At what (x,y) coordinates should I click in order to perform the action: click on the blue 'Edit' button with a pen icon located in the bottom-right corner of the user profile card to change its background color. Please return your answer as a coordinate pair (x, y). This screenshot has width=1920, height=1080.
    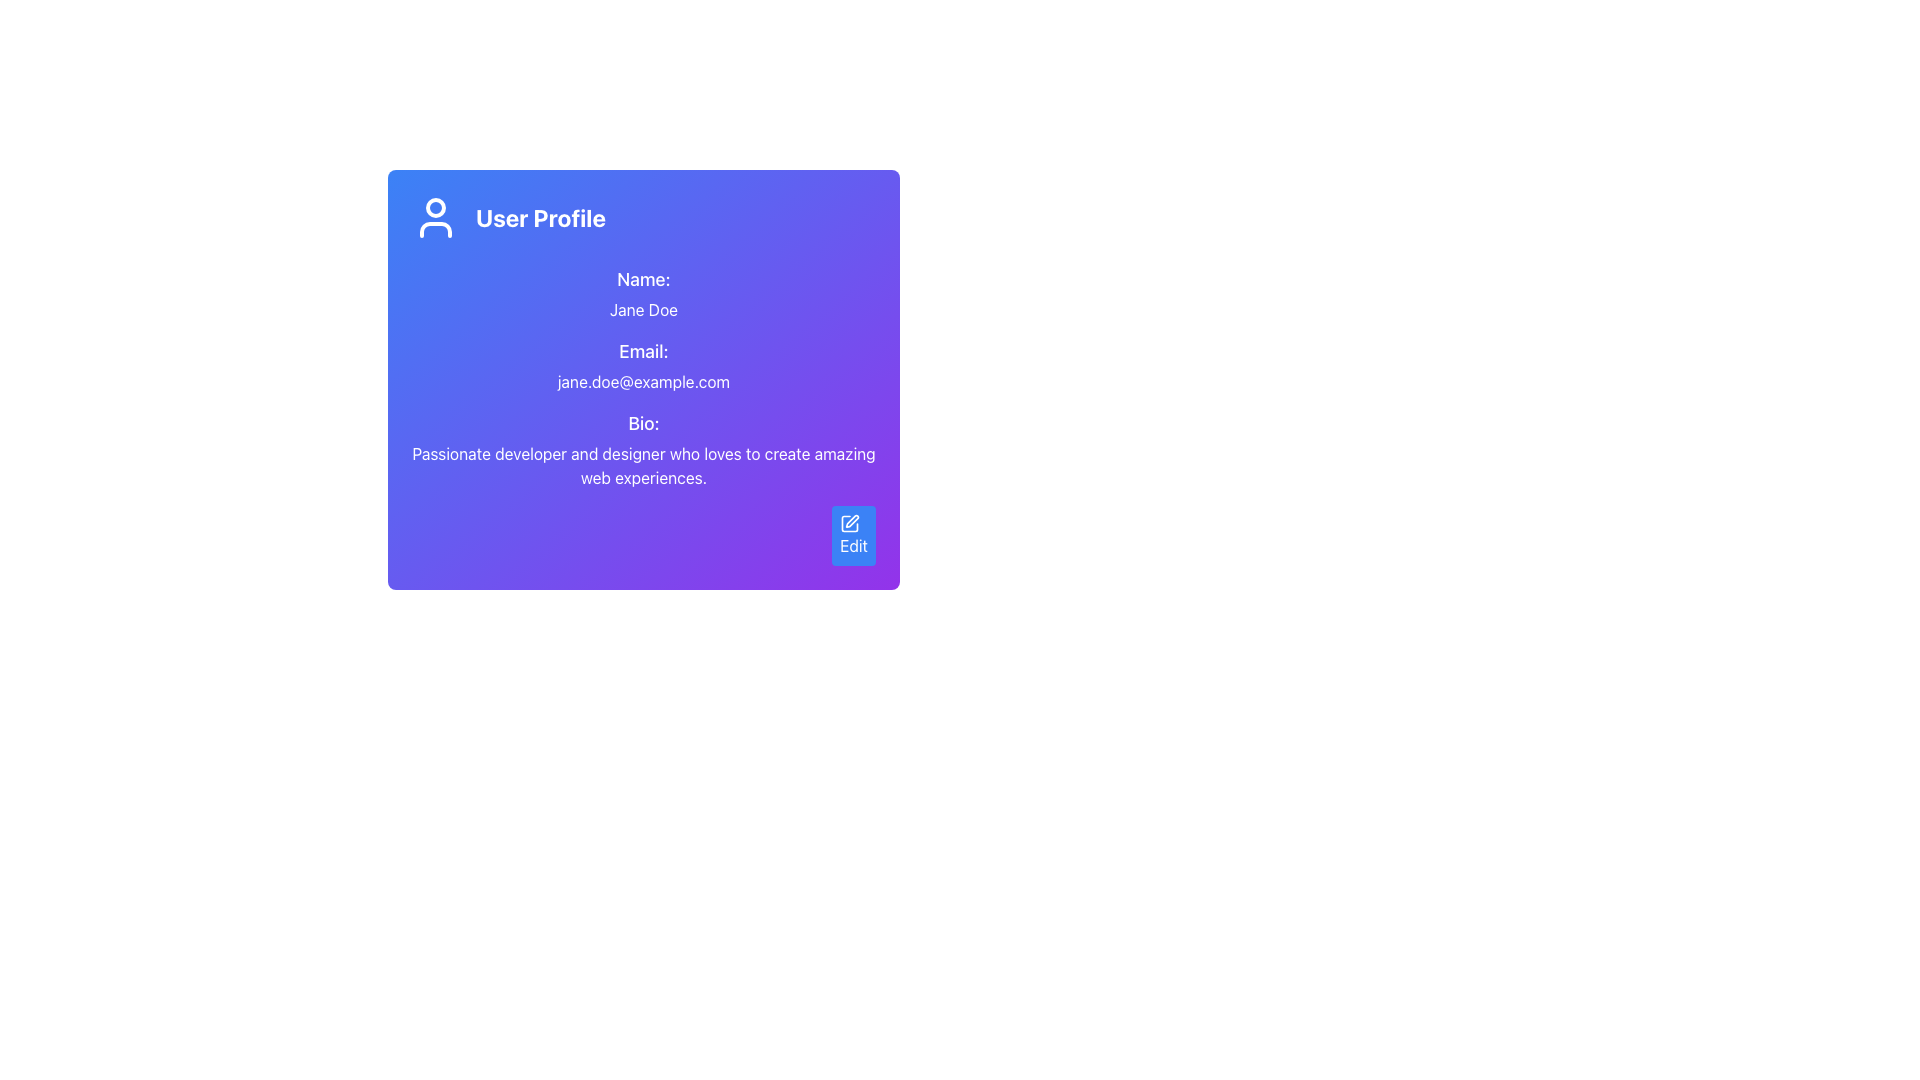
    Looking at the image, I should click on (854, 535).